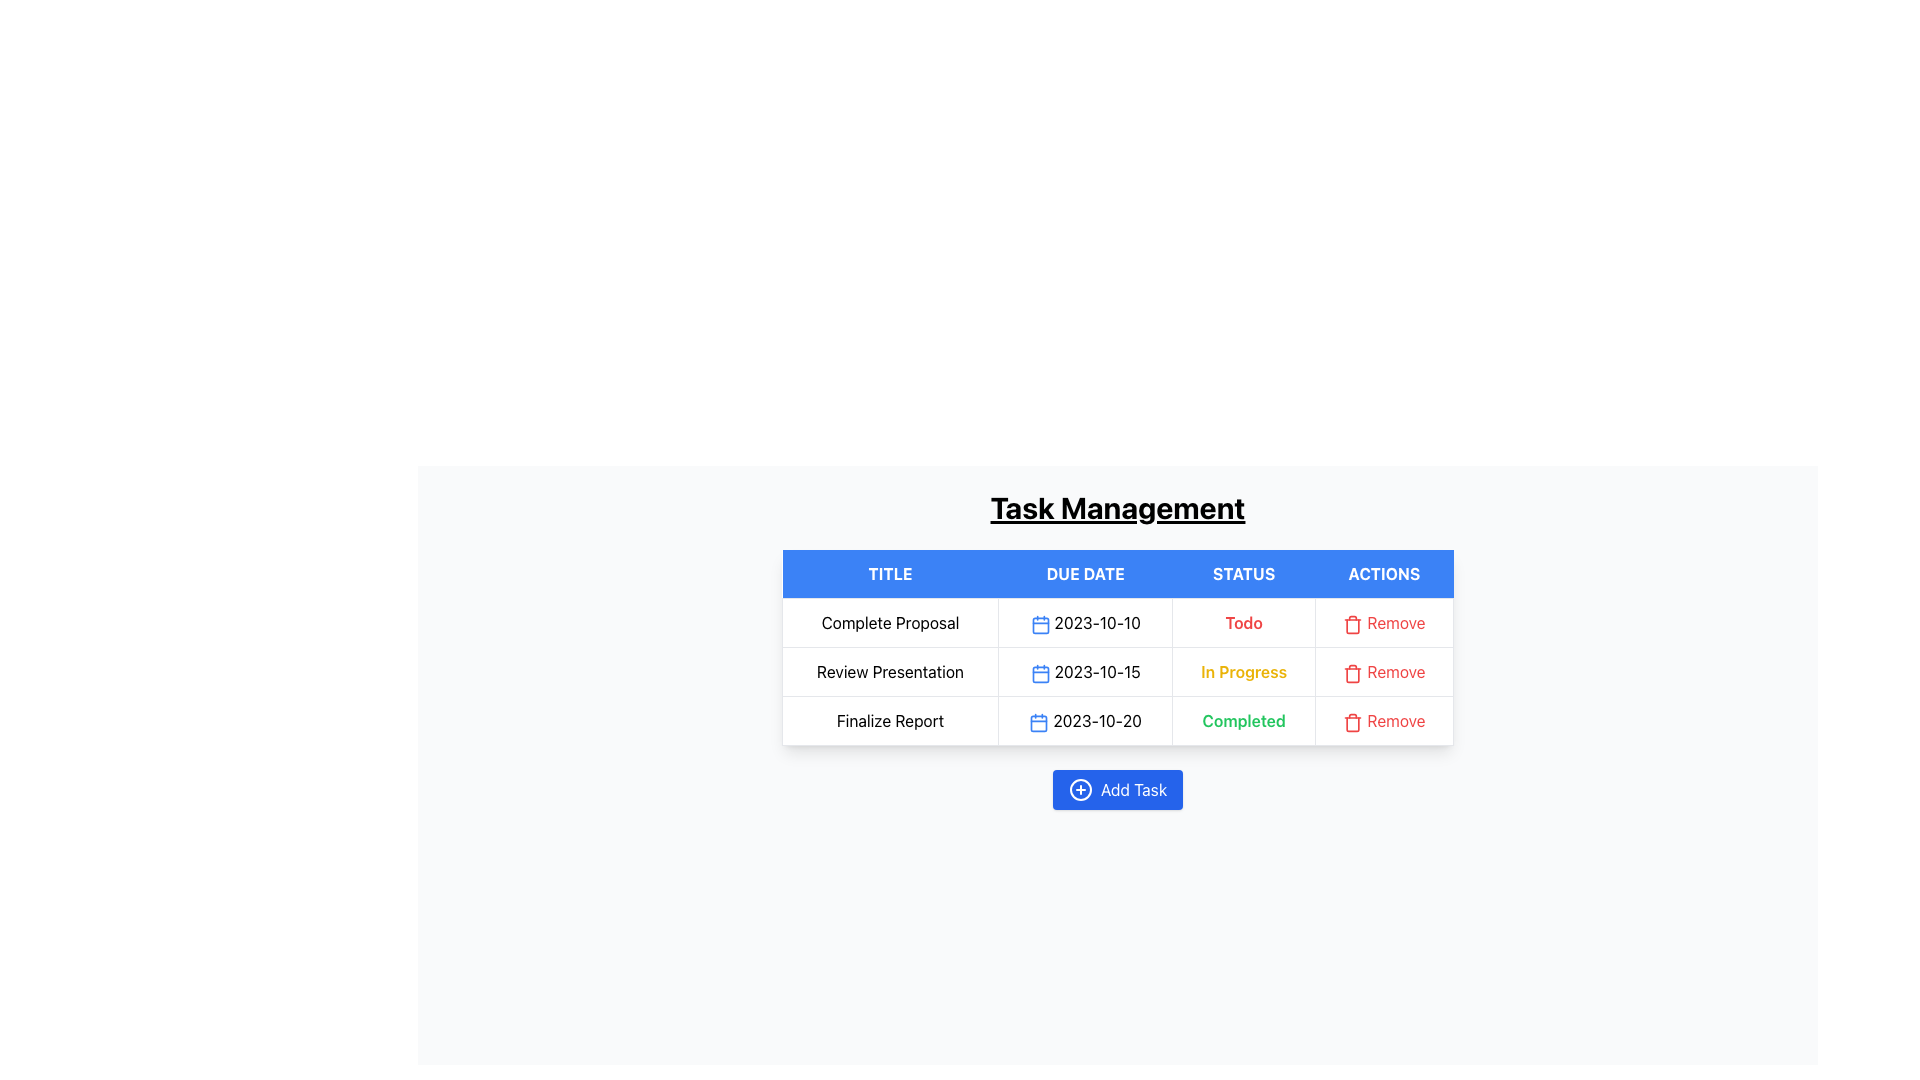  Describe the element at coordinates (1040, 623) in the screenshot. I see `the calendar icon located in the 'DUE DATE' column of the first row in the 'Task Management' table, which is adjacent to the text '2023-10-10' for potential interactions` at that location.